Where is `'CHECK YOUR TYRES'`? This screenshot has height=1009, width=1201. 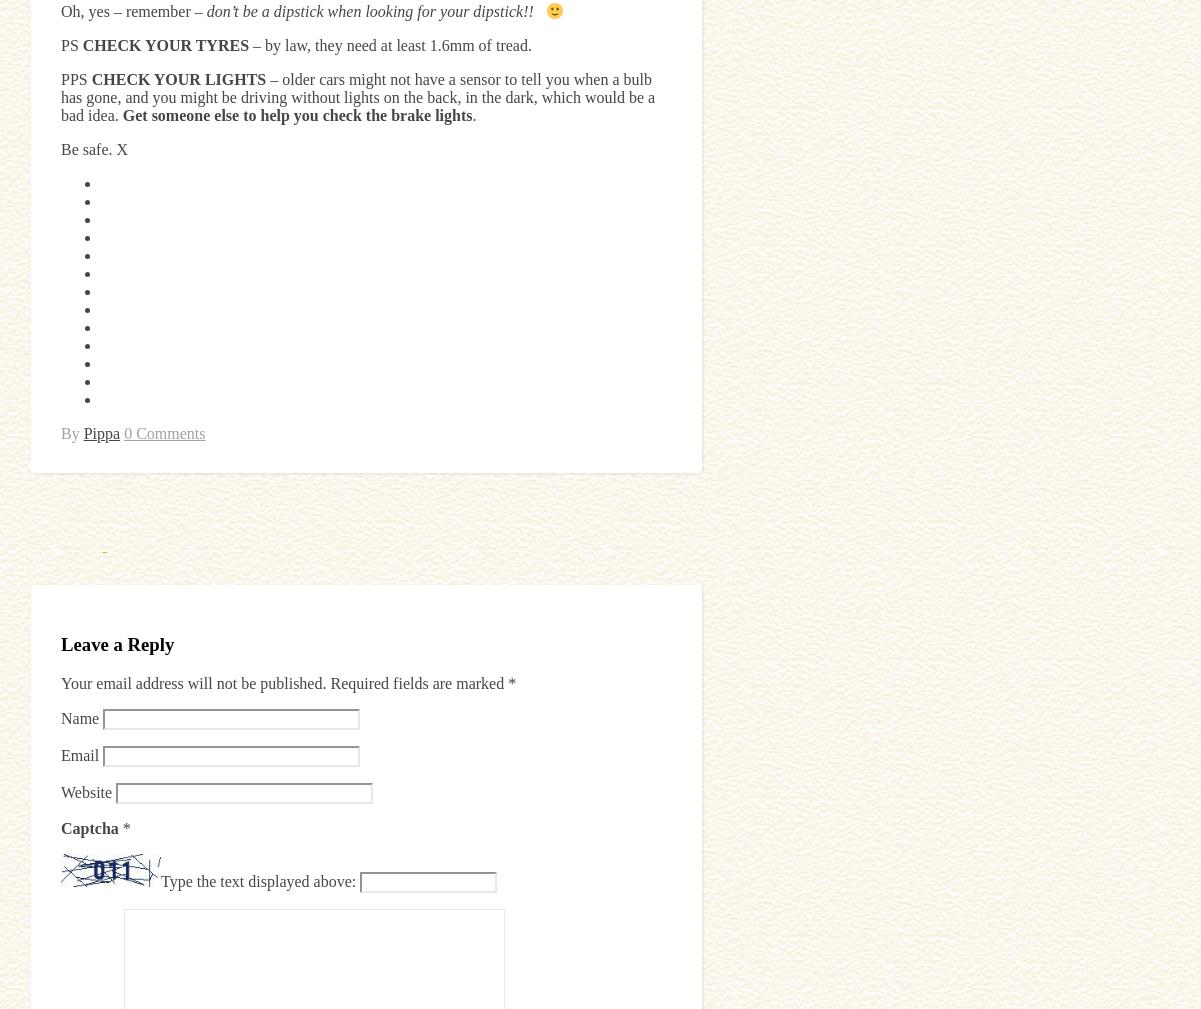 'CHECK YOUR TYRES' is located at coordinates (165, 44).